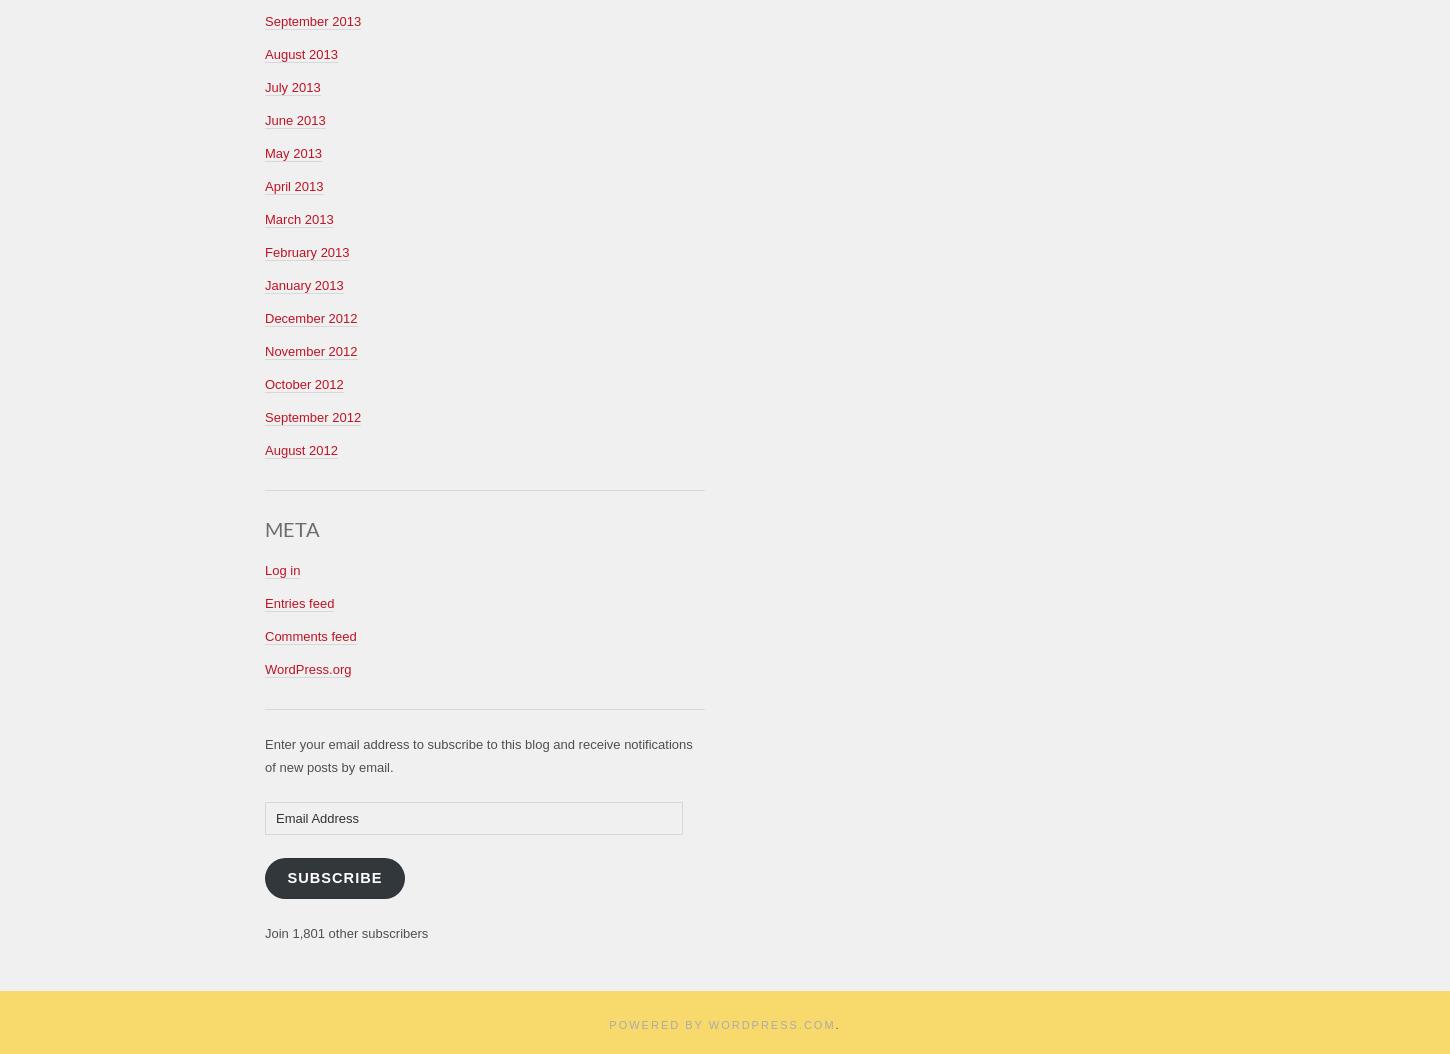  I want to click on 'Log in', so click(282, 569).